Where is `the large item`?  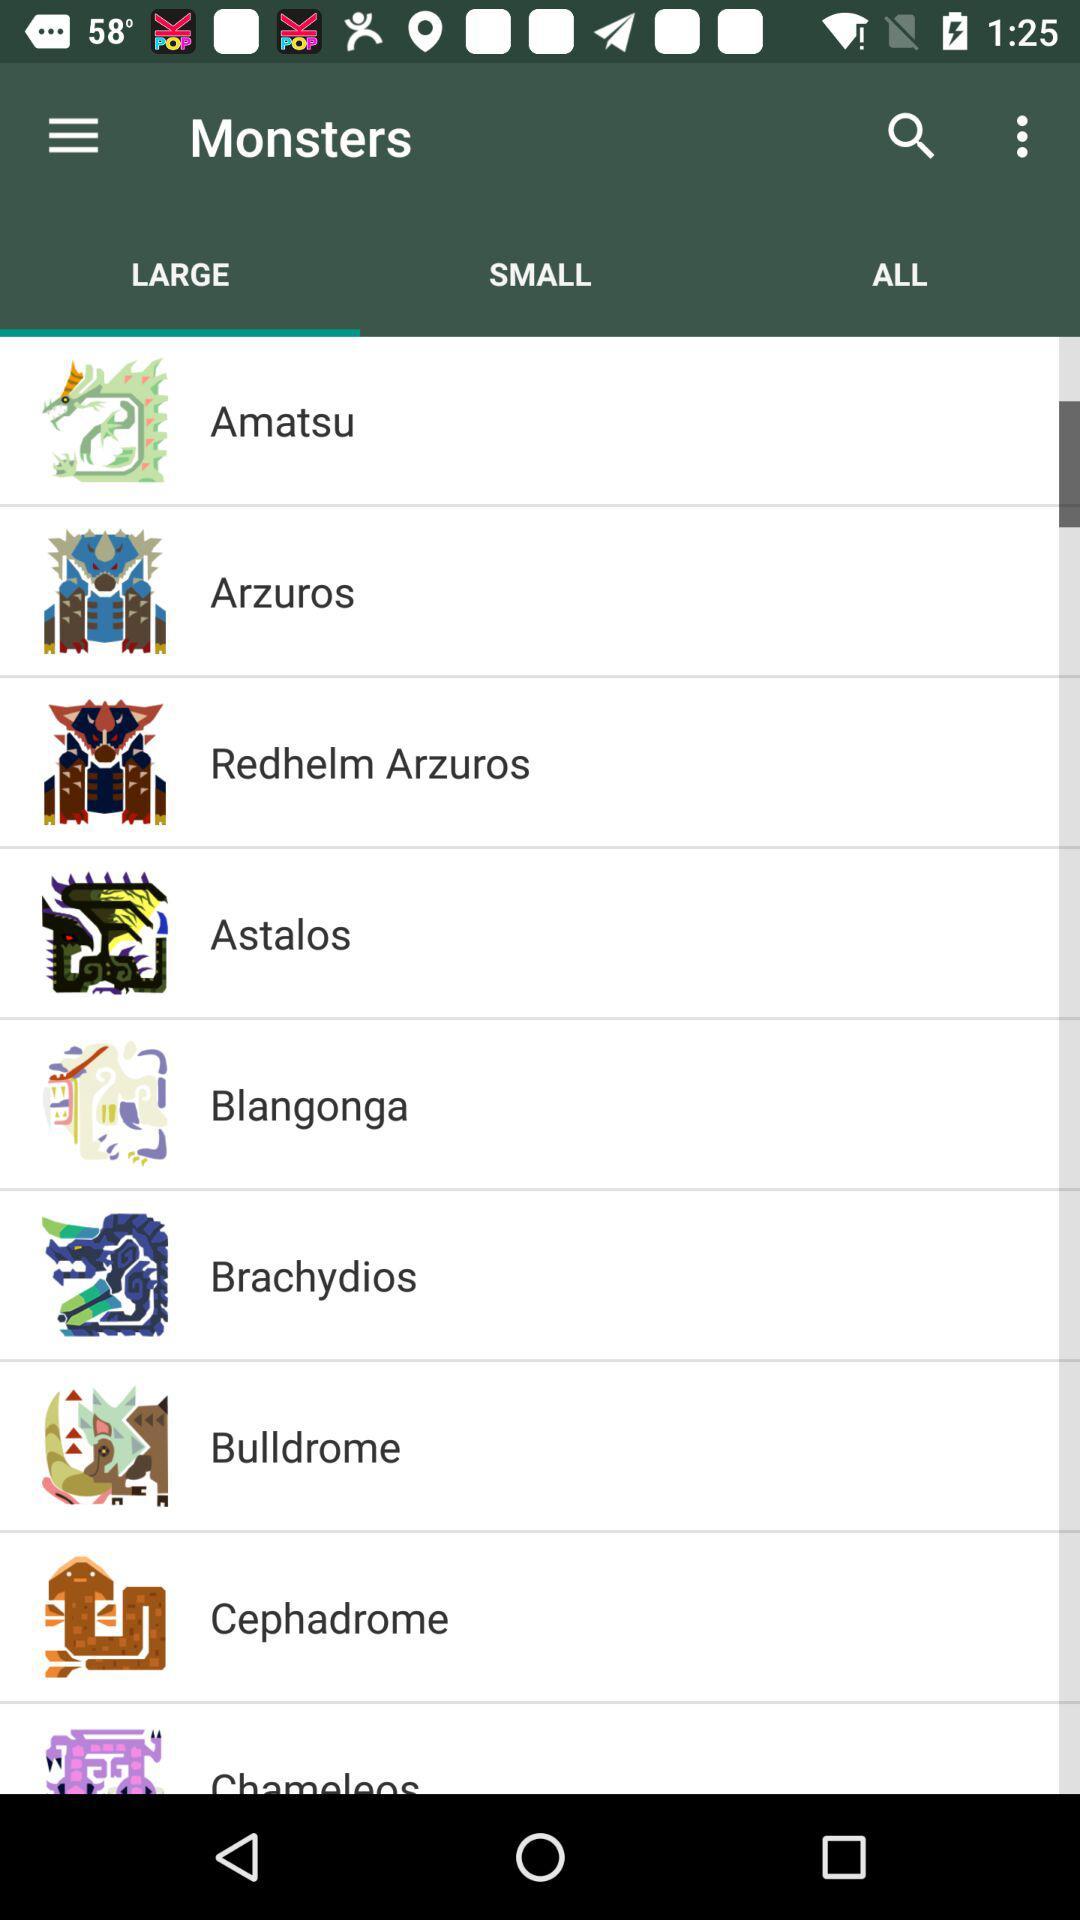 the large item is located at coordinates (180, 272).